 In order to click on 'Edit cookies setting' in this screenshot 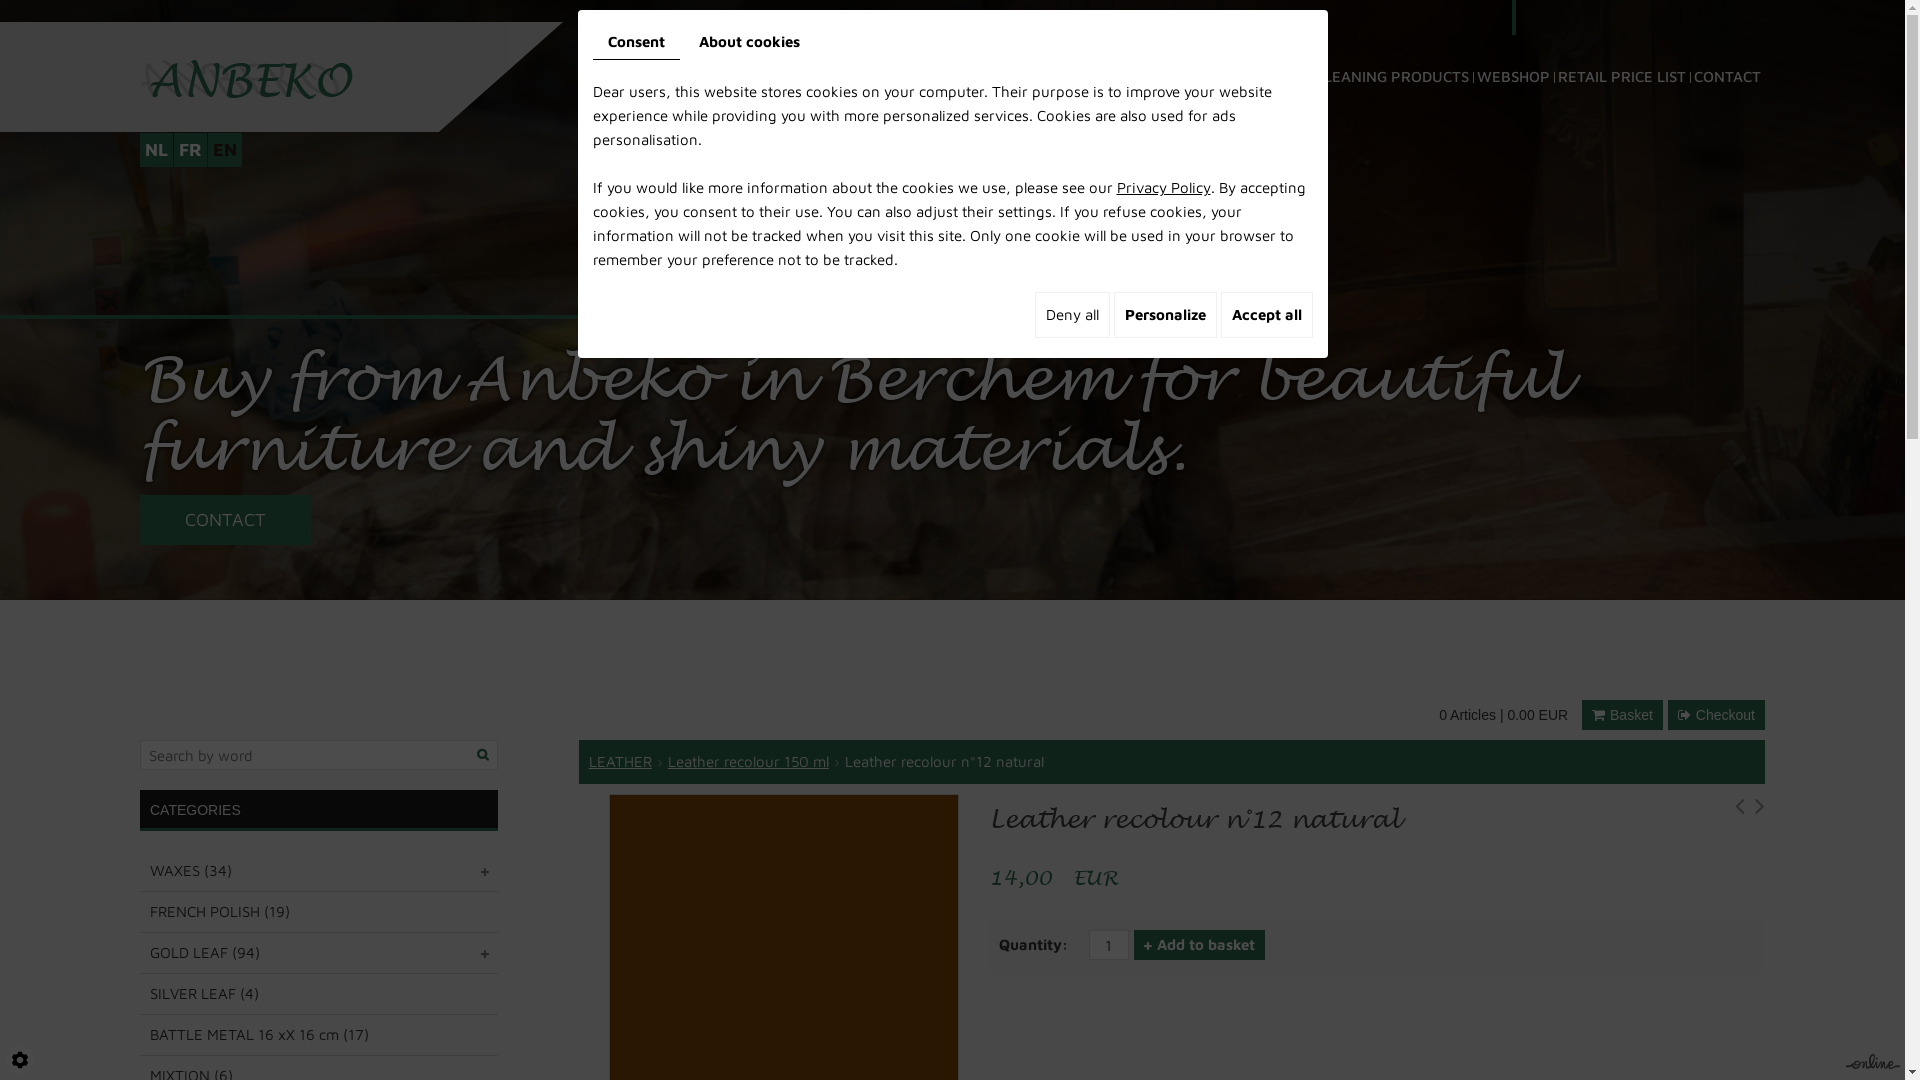, I will do `click(19, 1059)`.